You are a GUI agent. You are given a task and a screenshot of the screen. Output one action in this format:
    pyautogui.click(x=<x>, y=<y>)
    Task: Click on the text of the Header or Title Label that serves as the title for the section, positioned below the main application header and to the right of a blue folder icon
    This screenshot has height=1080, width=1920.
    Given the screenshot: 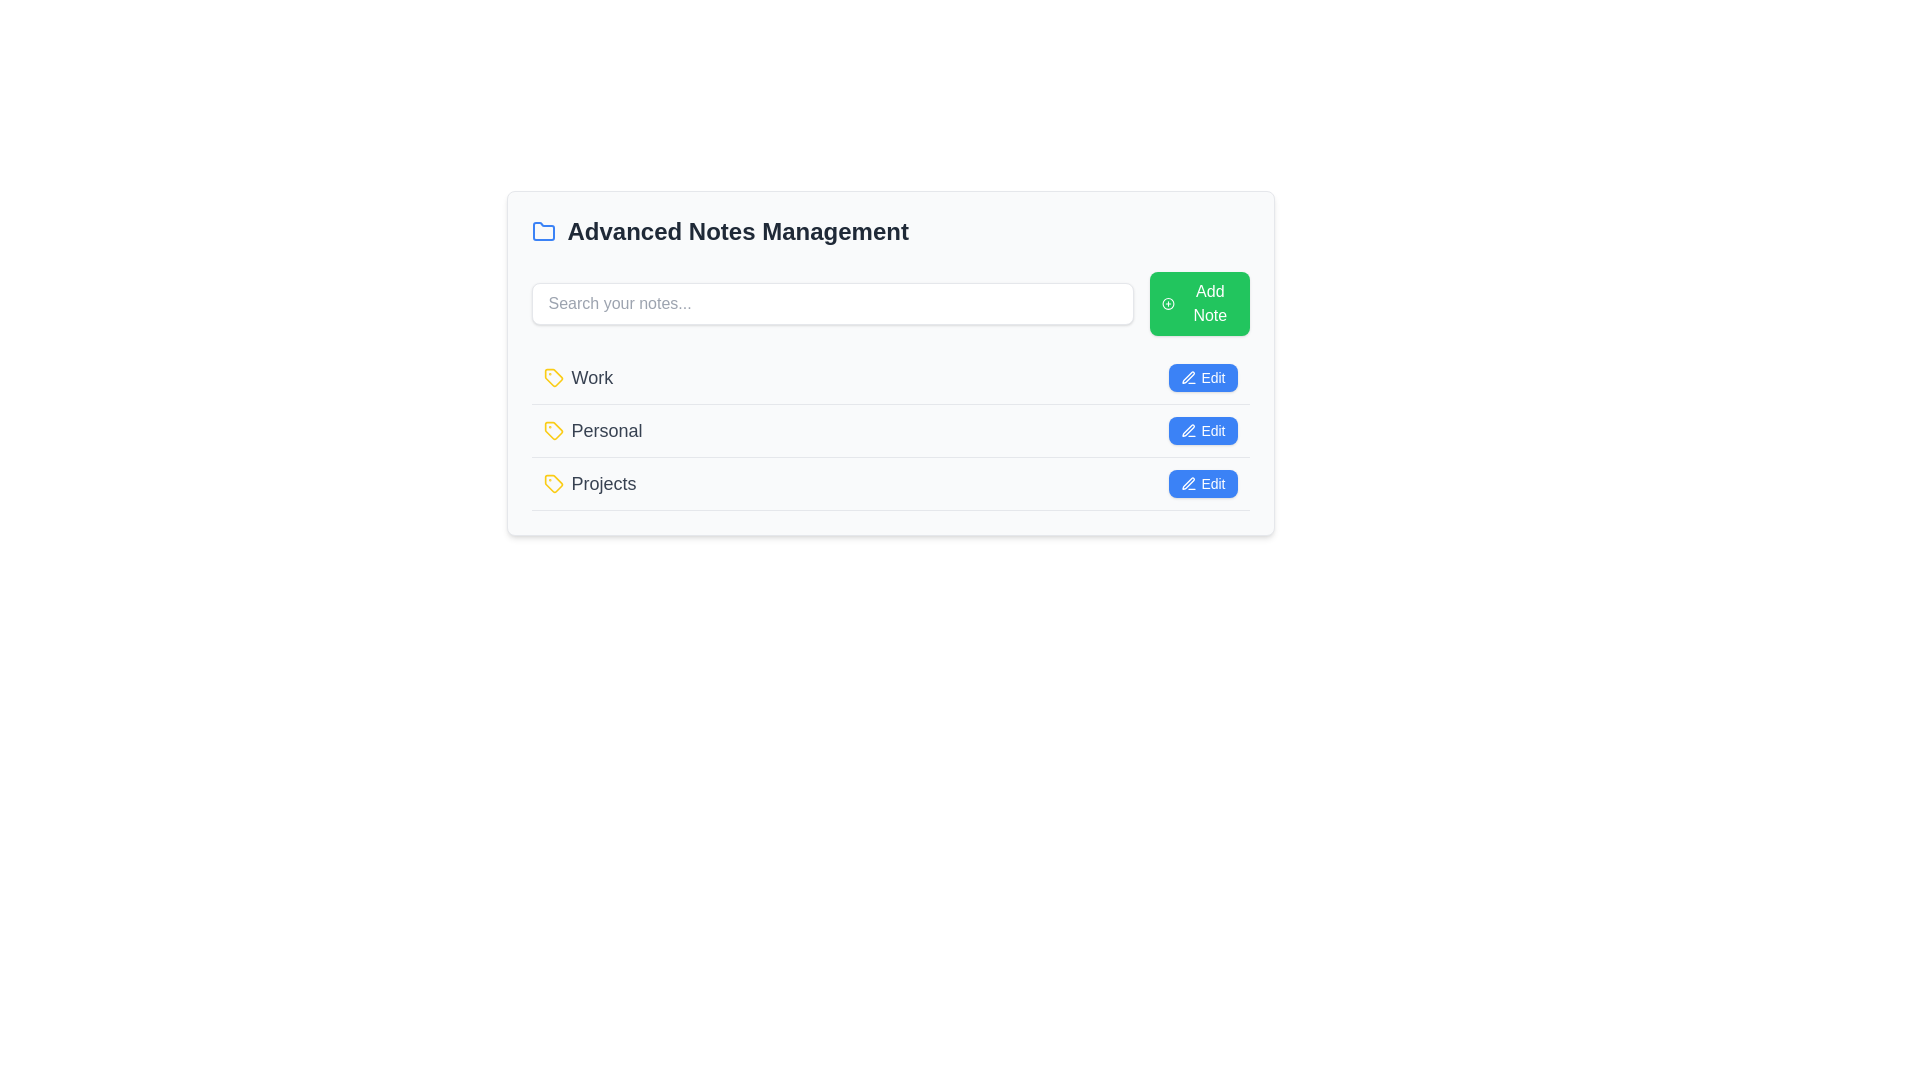 What is the action you would take?
    pyautogui.click(x=737, y=230)
    